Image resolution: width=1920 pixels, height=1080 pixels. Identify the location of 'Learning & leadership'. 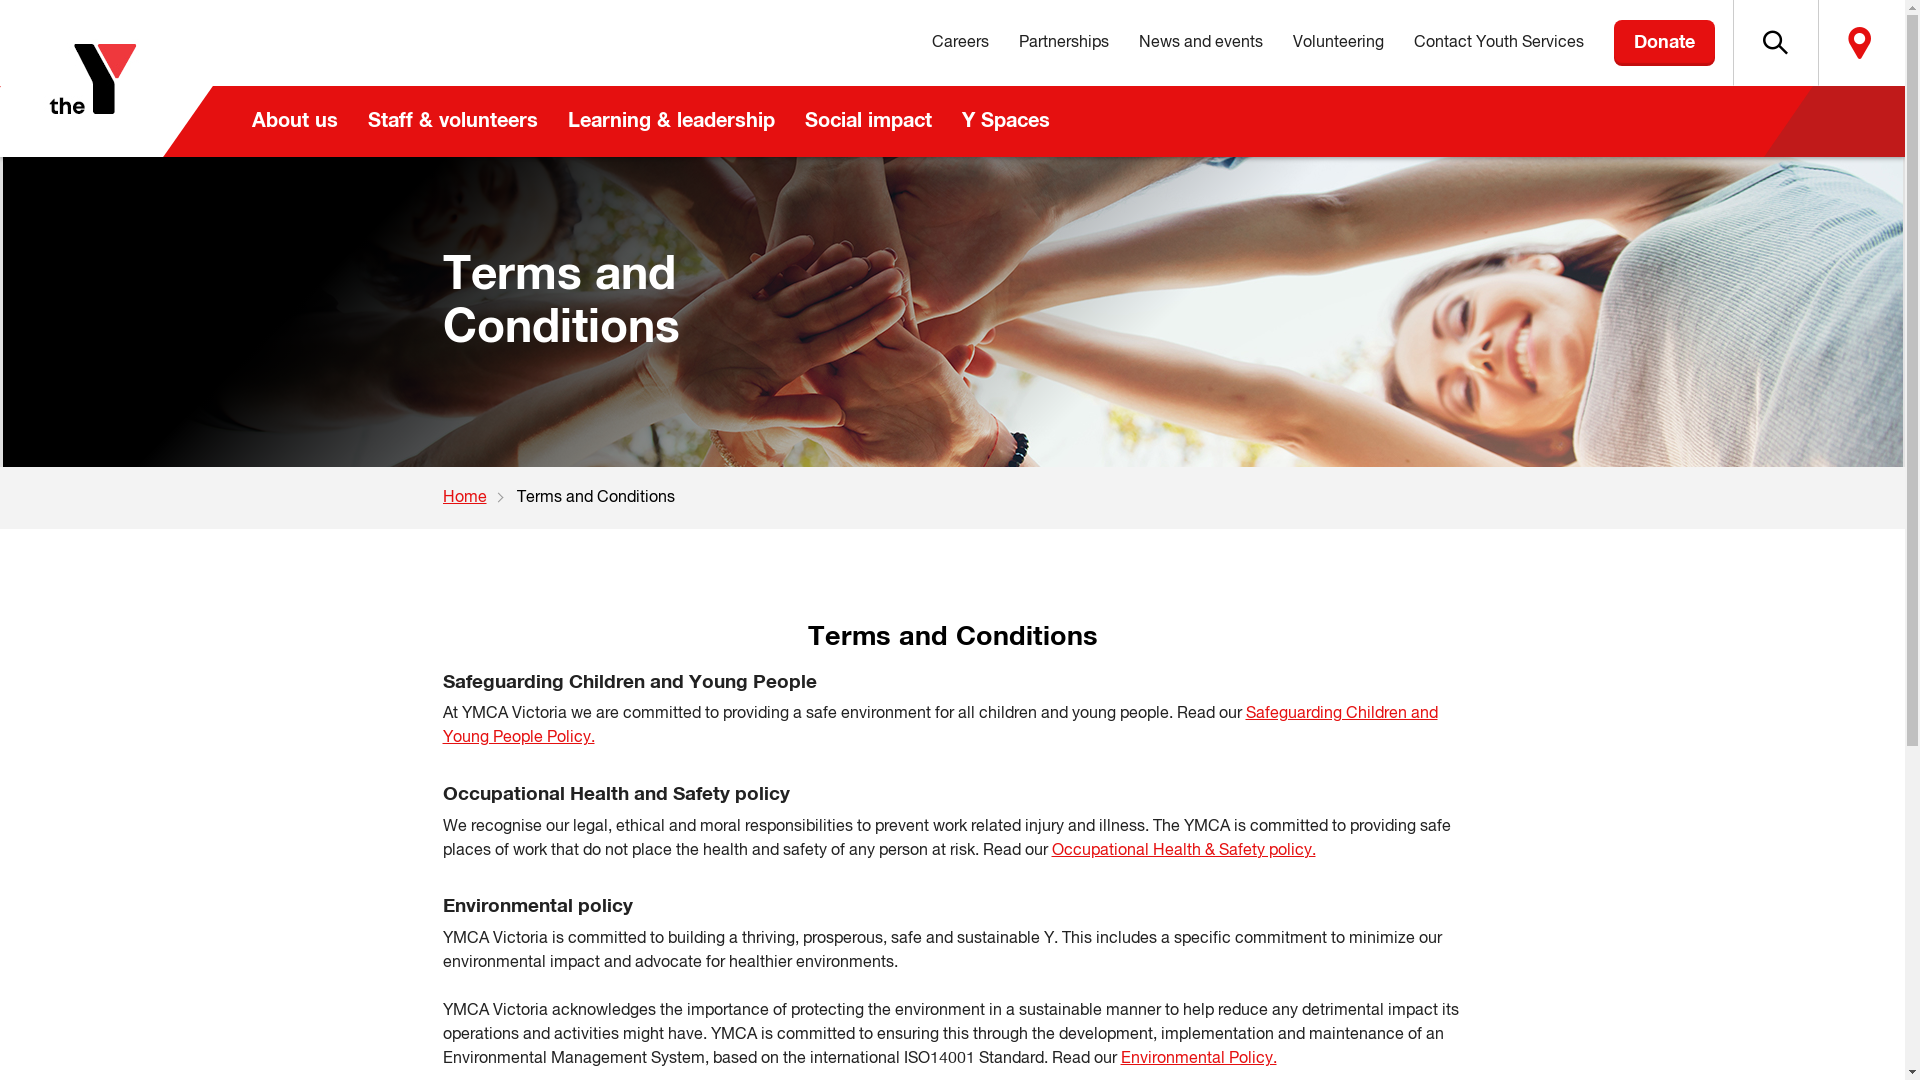
(670, 121).